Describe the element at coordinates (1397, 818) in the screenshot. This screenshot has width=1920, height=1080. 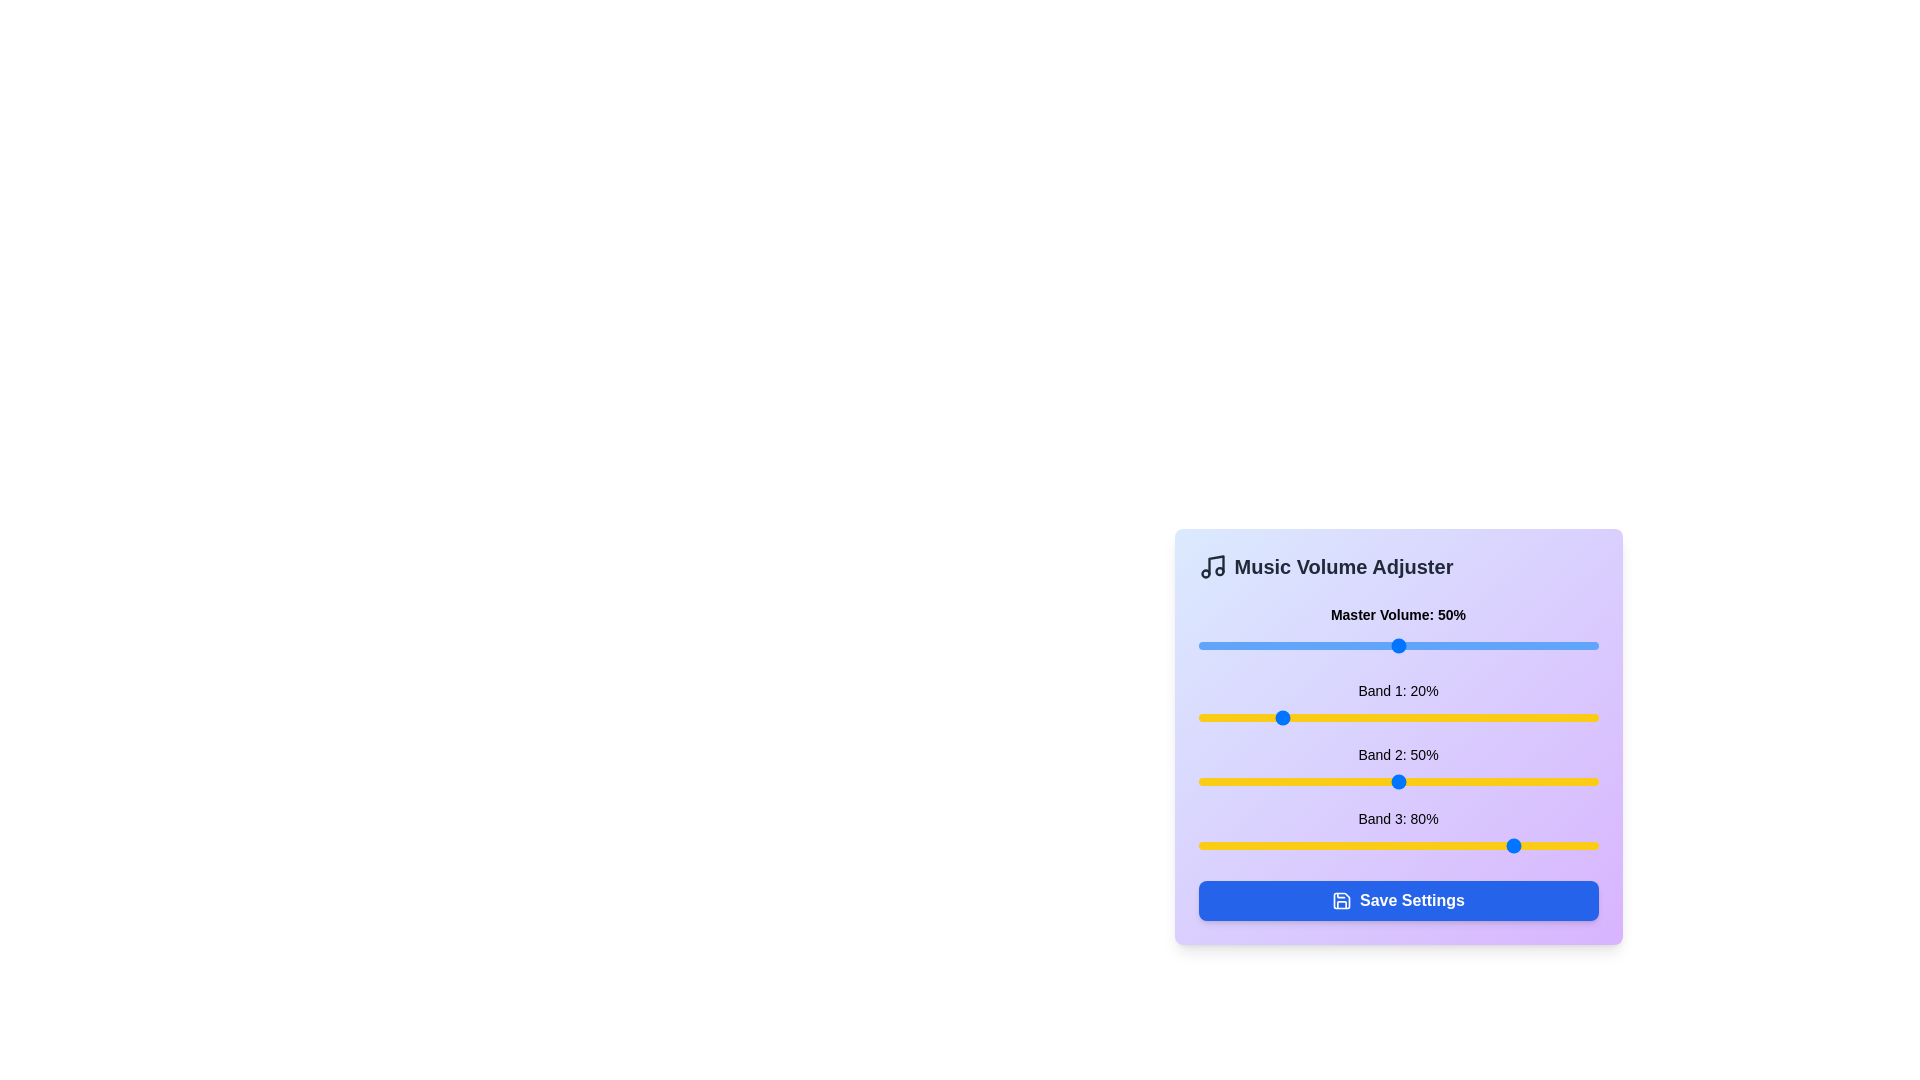
I see `the text label displaying 'Band 3: 80%' which is located in the bottom section of the panel, above the yellow slider and below the 'Band 2' slider` at that location.